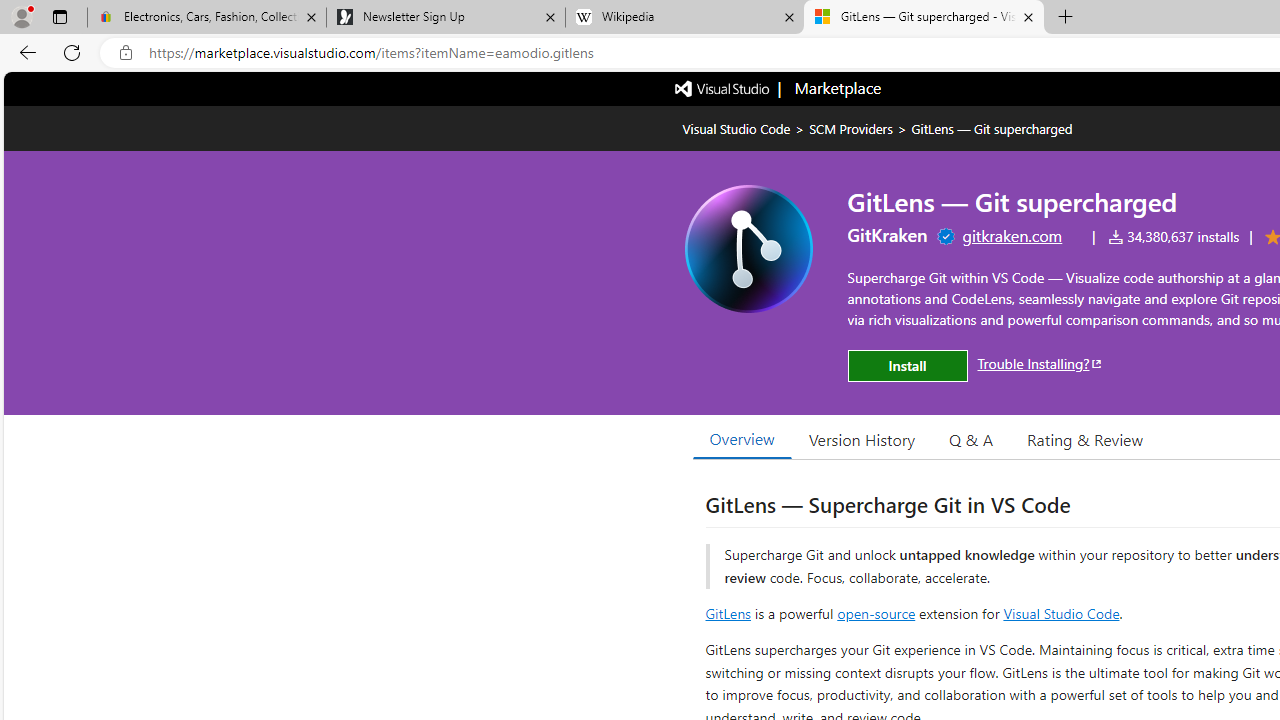 This screenshot has width=1280, height=720. Describe the element at coordinates (906, 366) in the screenshot. I see `'Install'` at that location.